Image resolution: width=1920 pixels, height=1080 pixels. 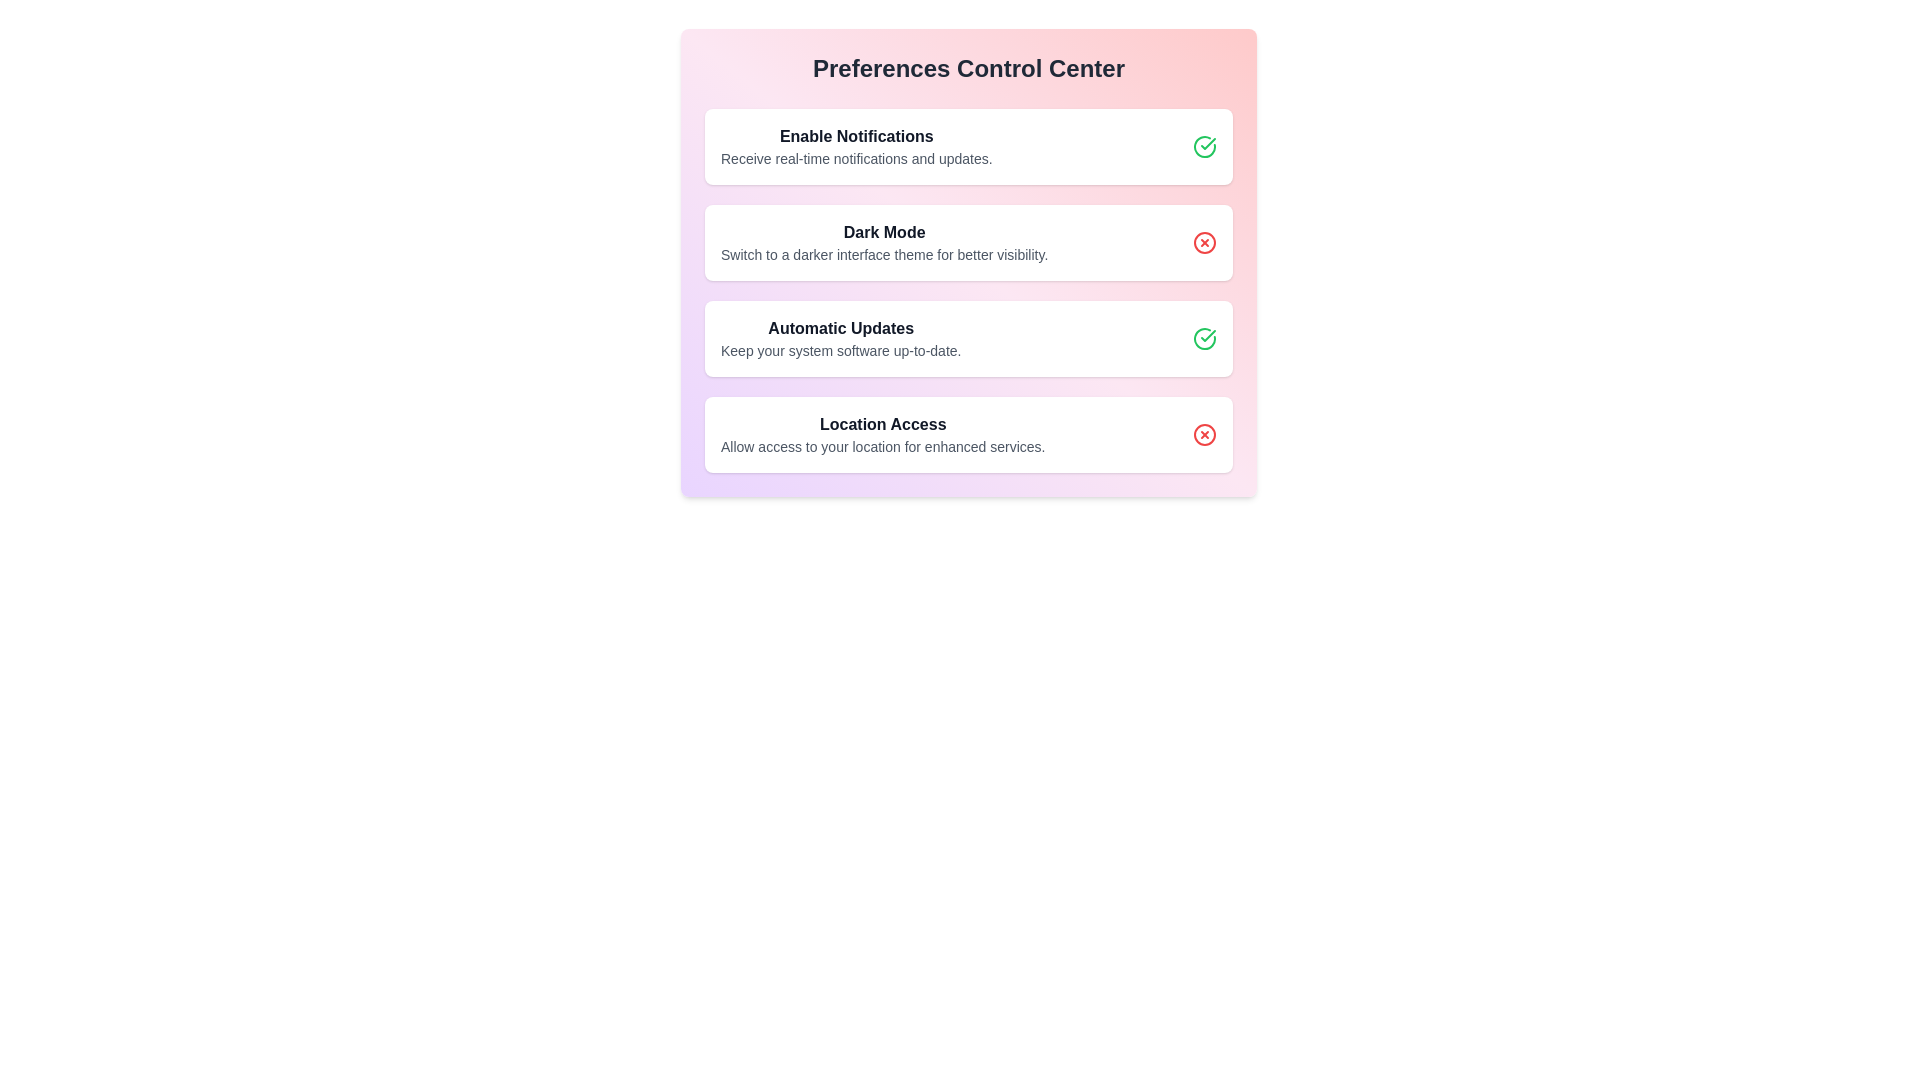 What do you see at coordinates (1203, 145) in the screenshot?
I see `the vector graphic icon indicating the enabled state of 'Automatic Updates' located at the right end of the third row in the interface` at bounding box center [1203, 145].